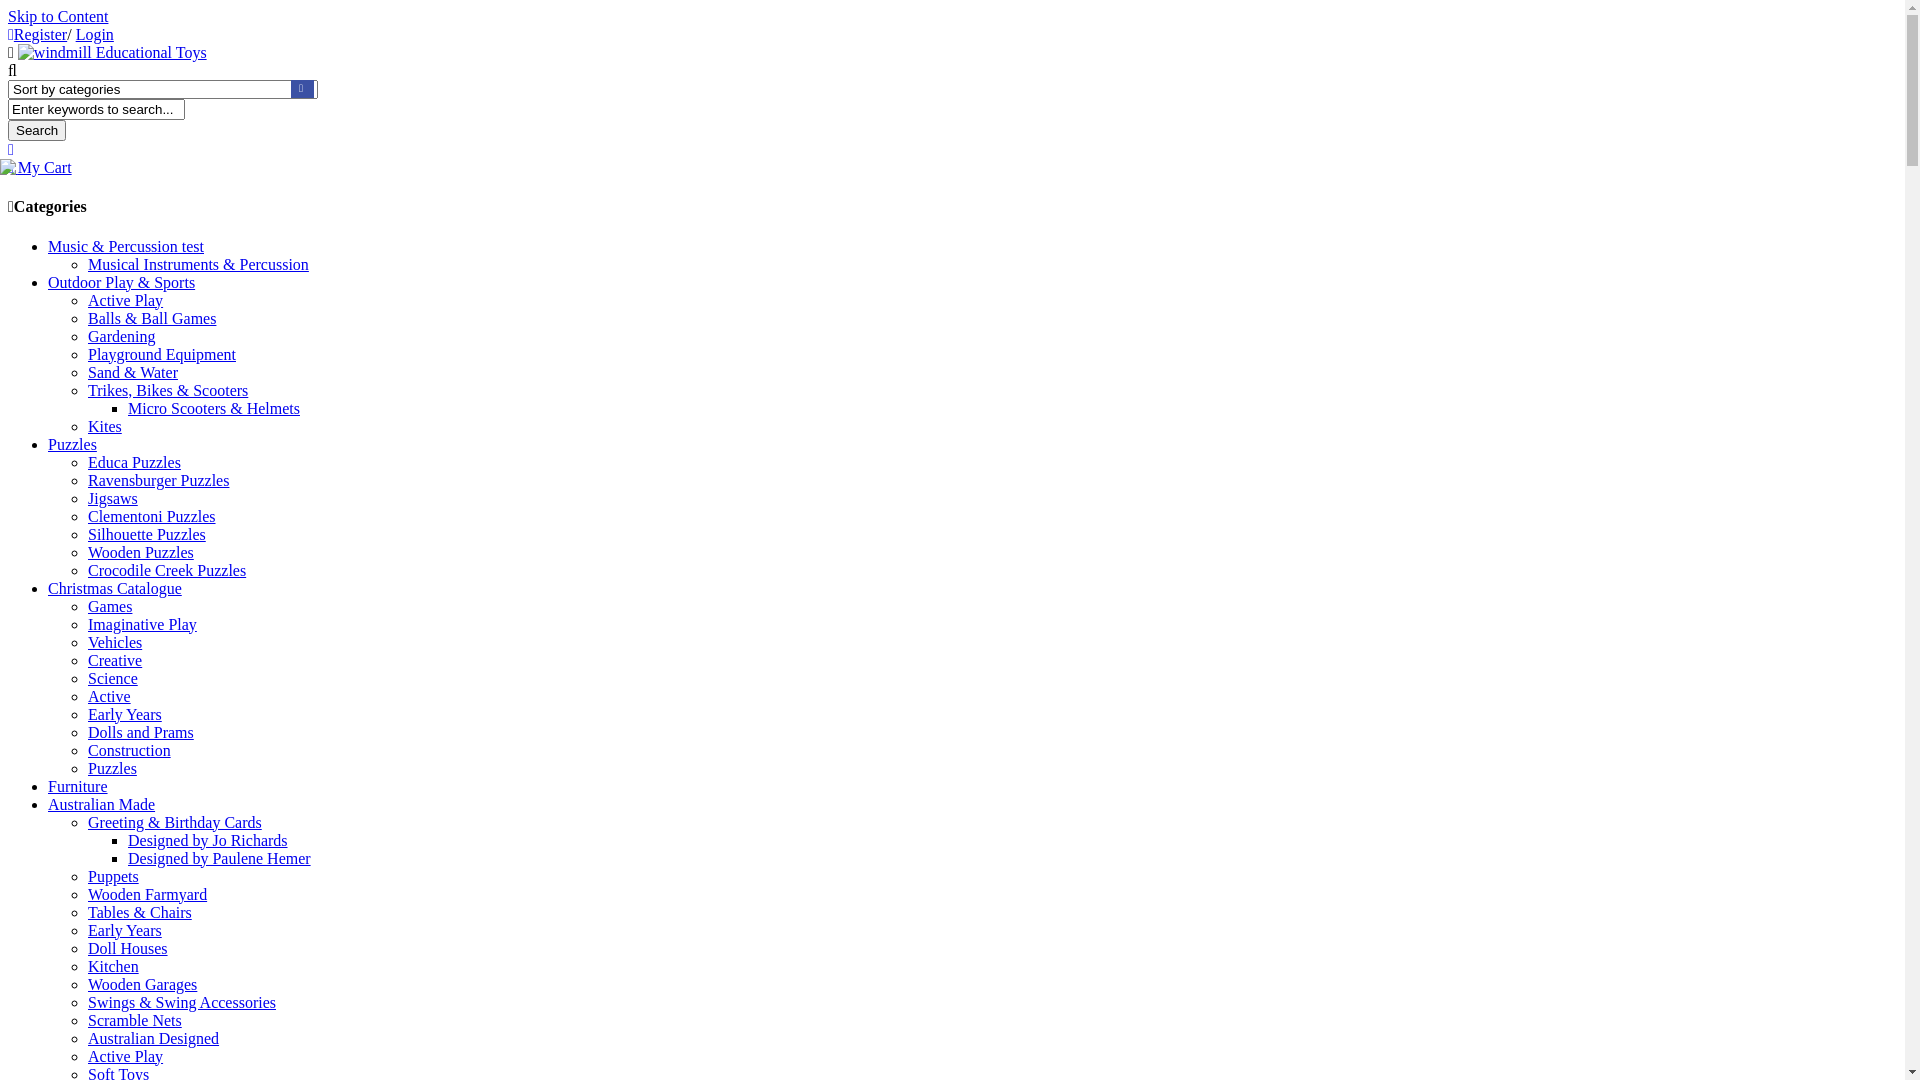 The image size is (1920, 1080). I want to click on 'Greeting & Birthday Cards', so click(86, 822).